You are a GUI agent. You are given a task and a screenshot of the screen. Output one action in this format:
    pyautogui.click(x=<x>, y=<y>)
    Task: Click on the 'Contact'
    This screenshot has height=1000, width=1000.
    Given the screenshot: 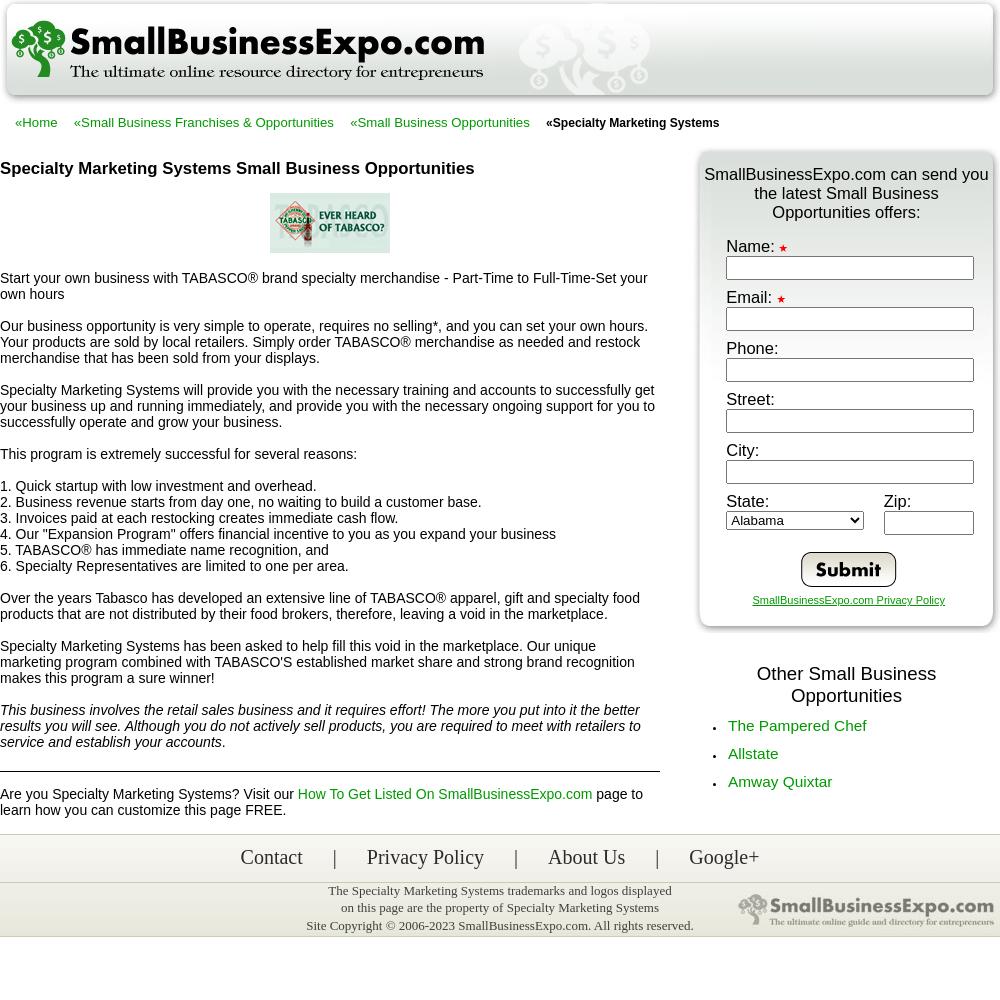 What is the action you would take?
    pyautogui.click(x=271, y=856)
    